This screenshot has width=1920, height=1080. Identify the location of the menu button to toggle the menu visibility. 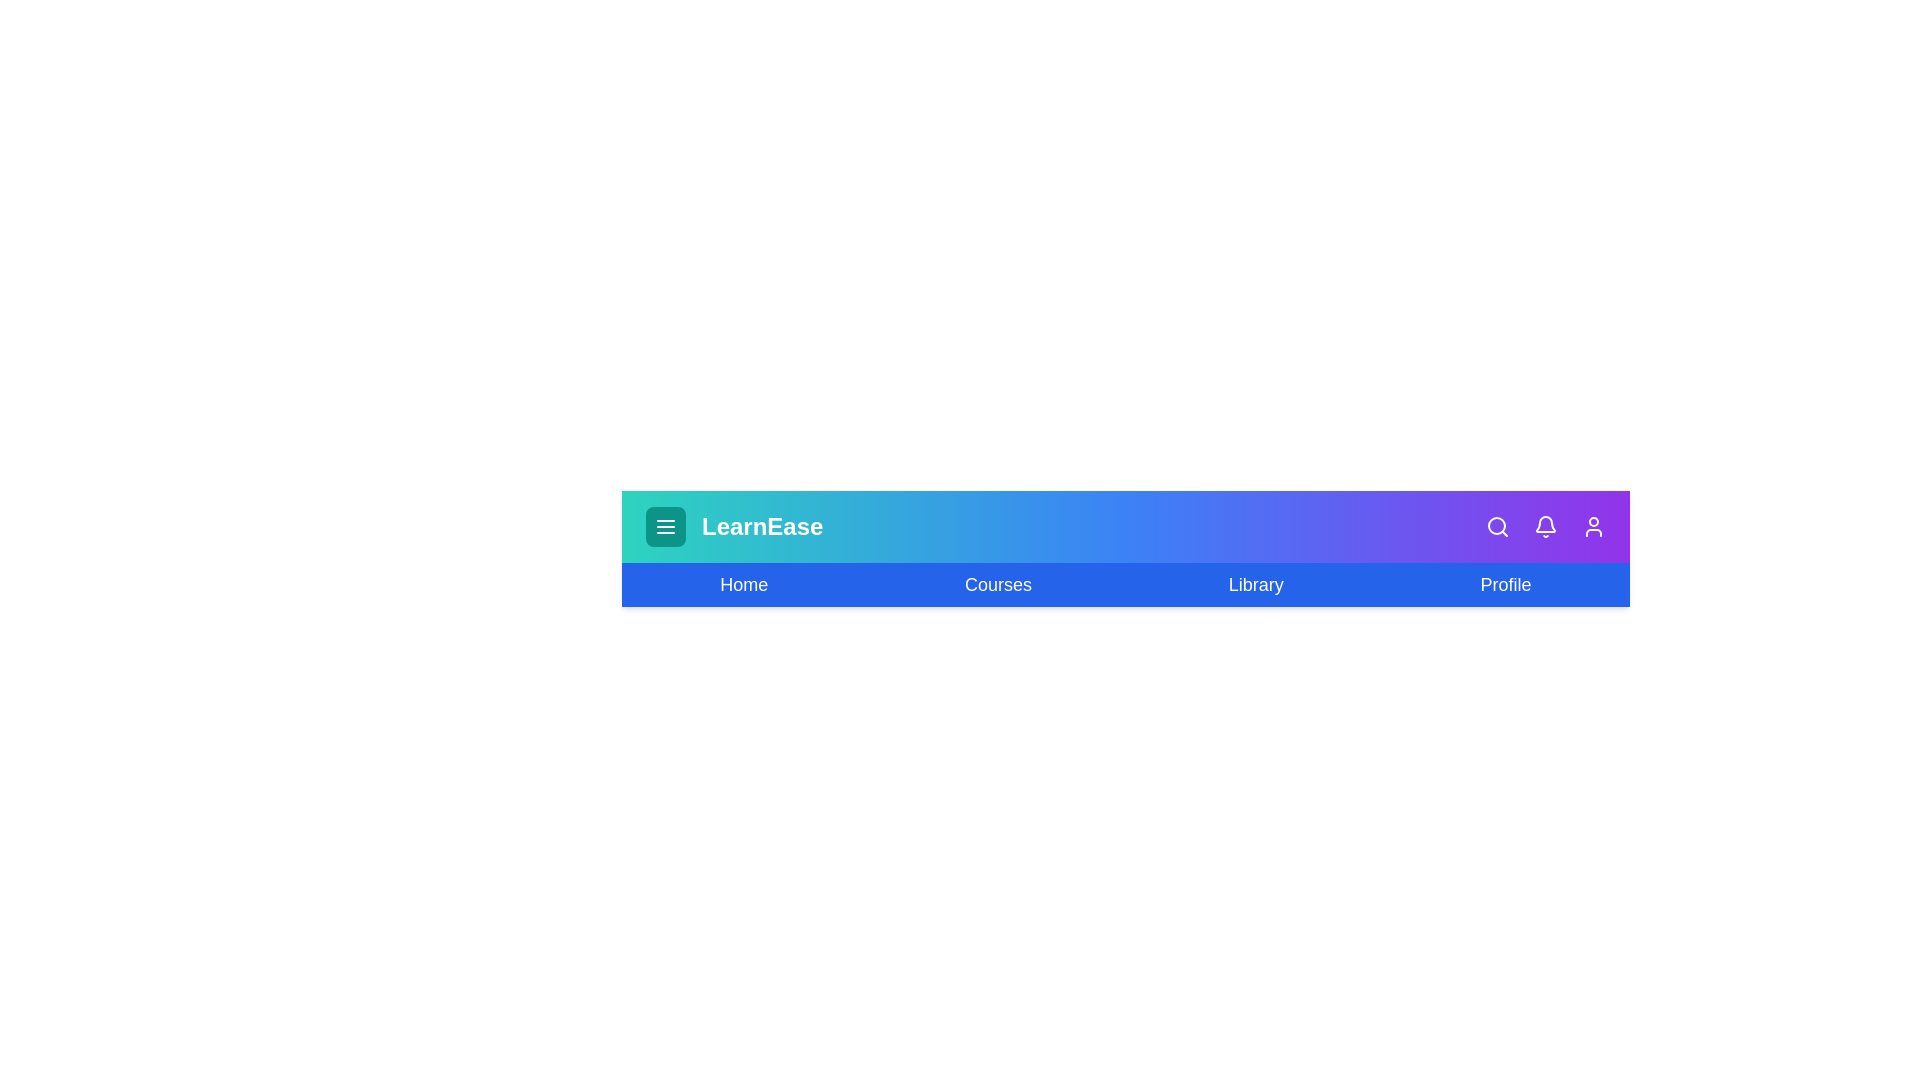
(666, 526).